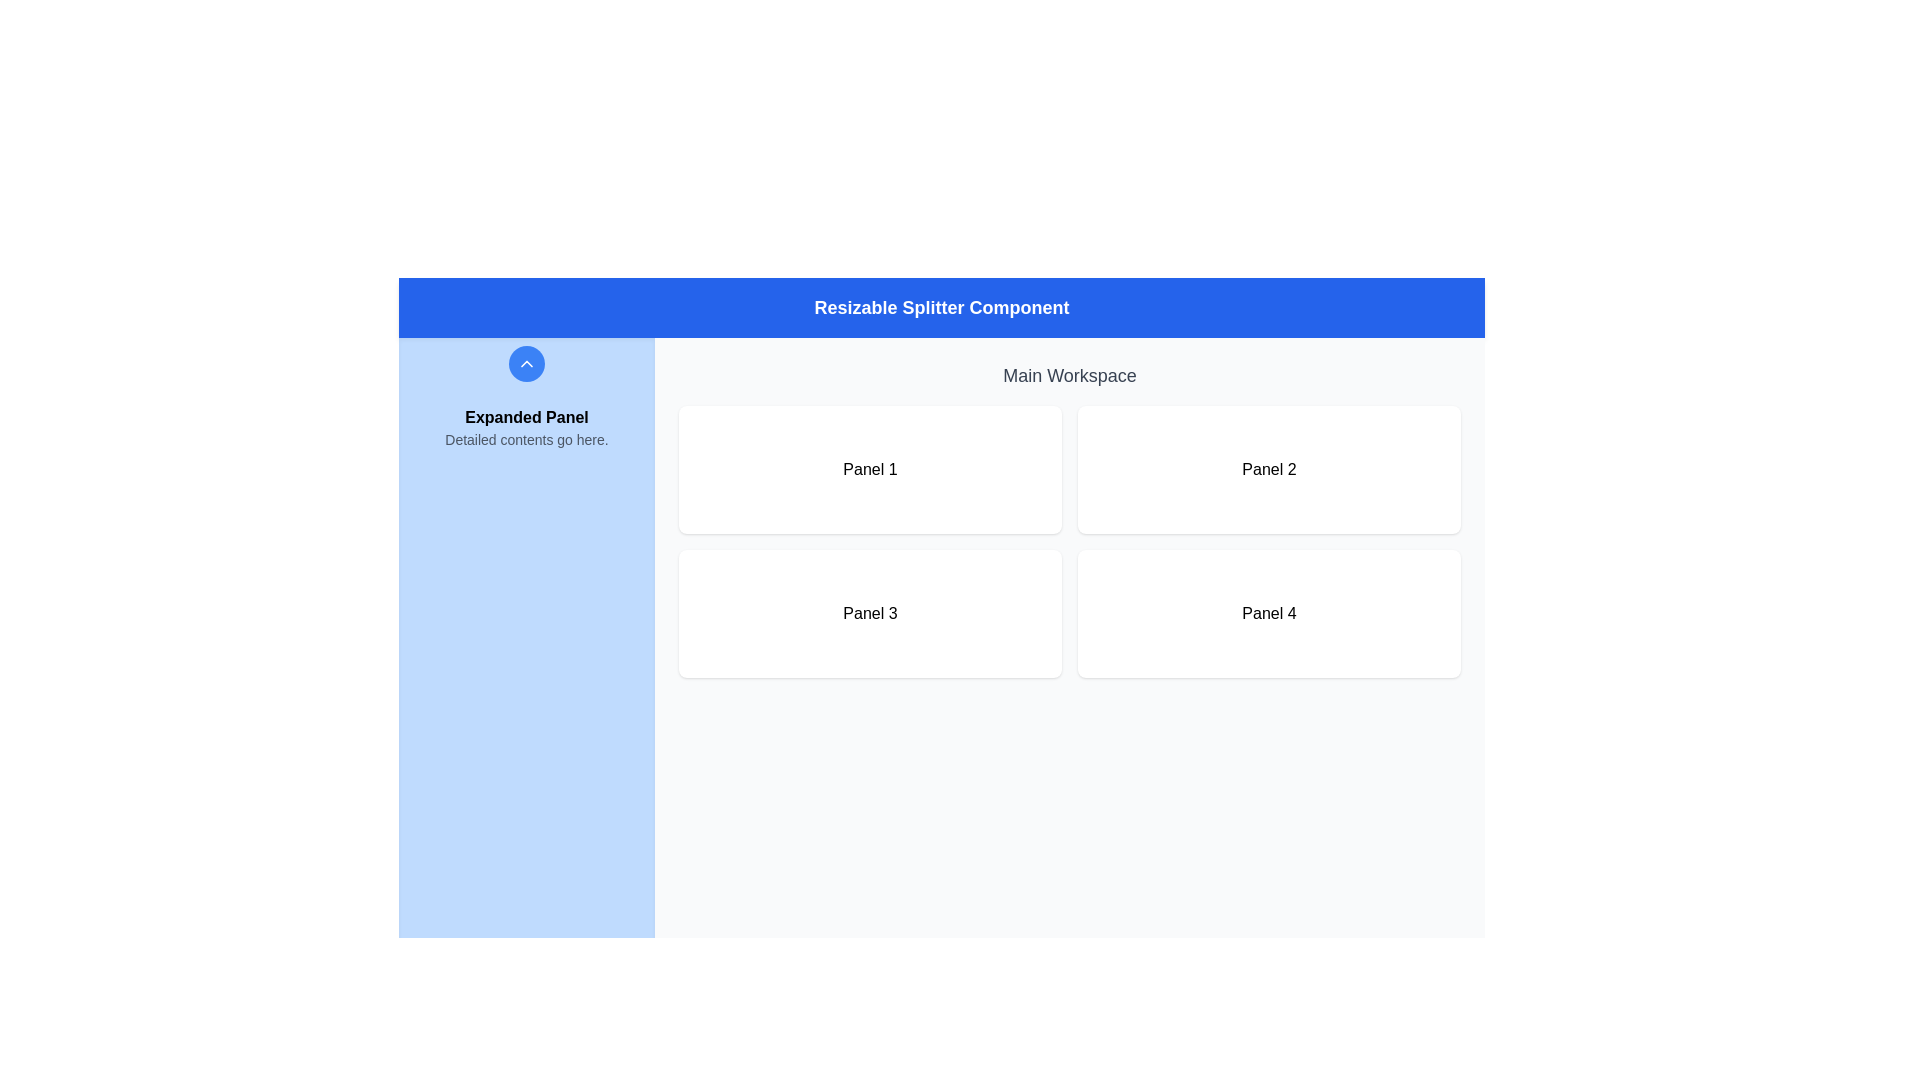  Describe the element at coordinates (527, 363) in the screenshot. I see `the circular blue button with a white upward arrow icon located in the 'Expanded Panel' on the left side of the interface` at that location.